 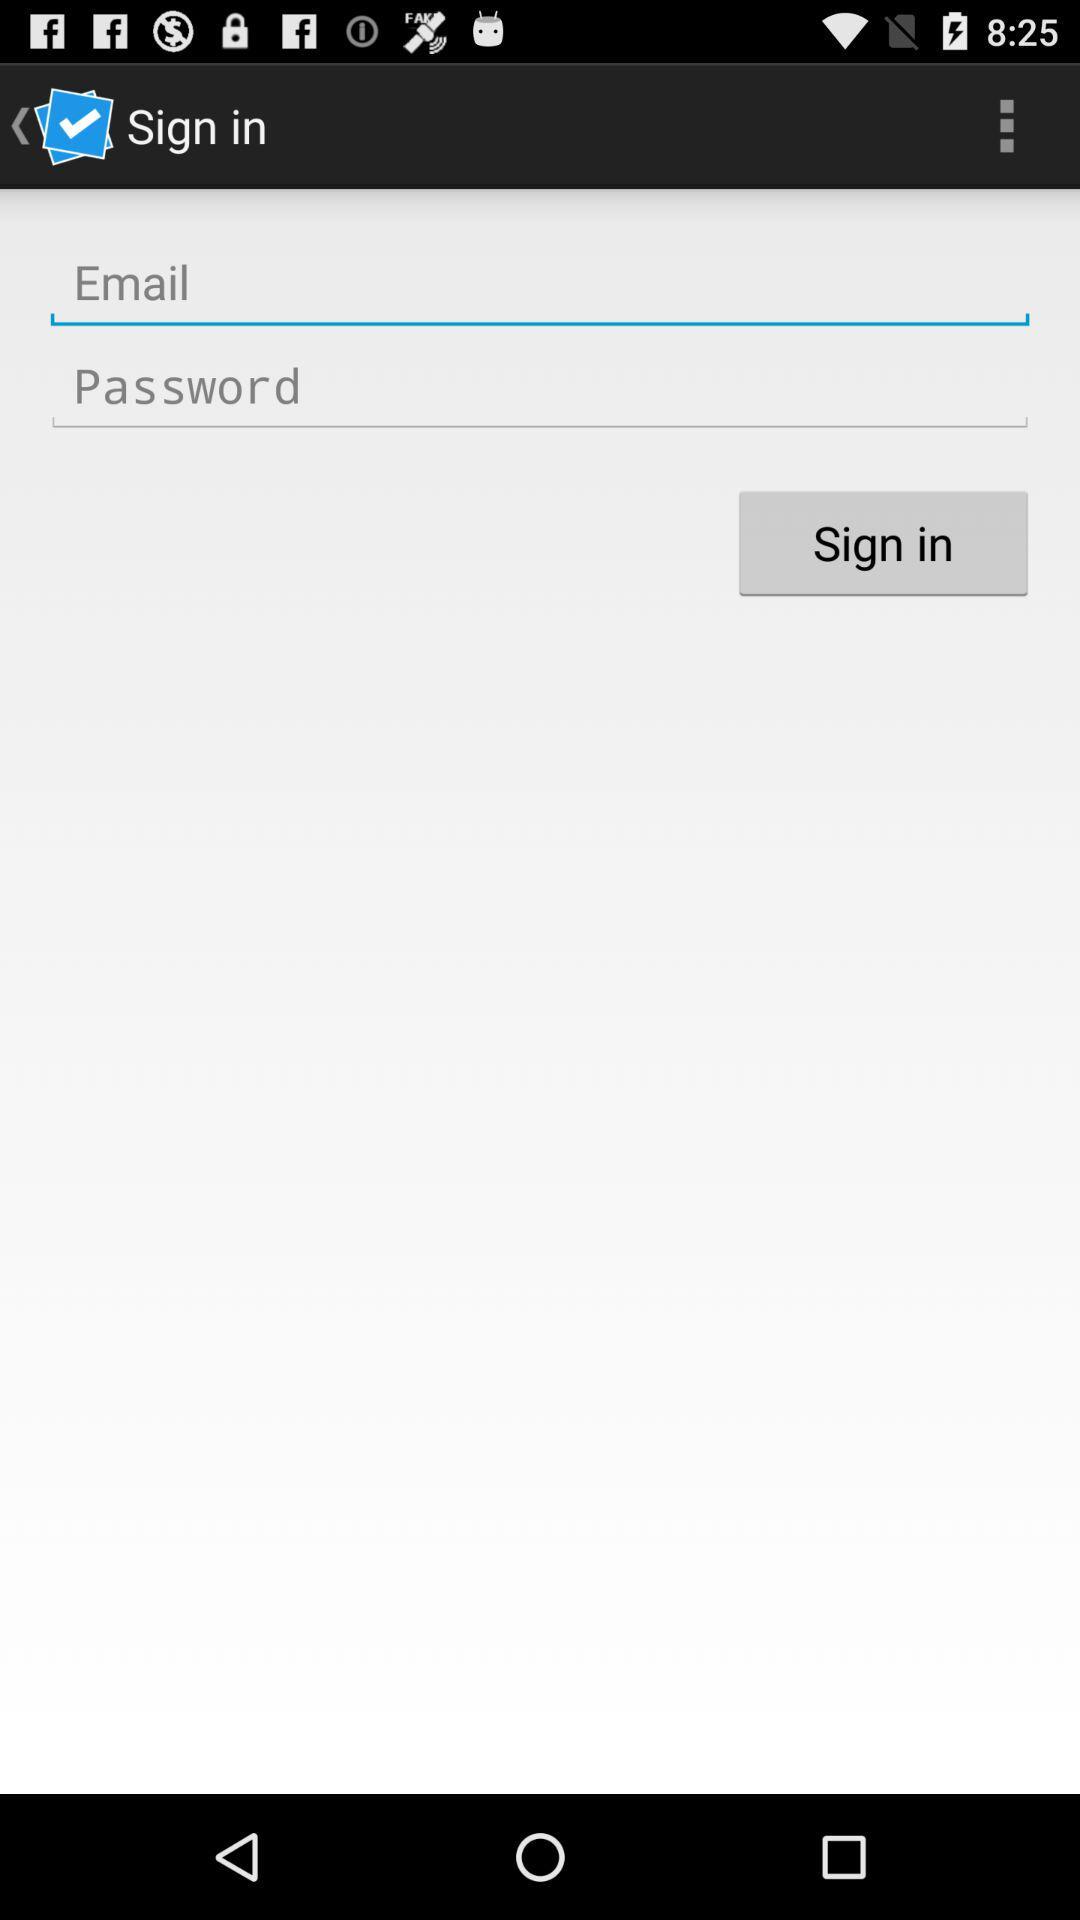 I want to click on email input to login, so click(x=540, y=281).